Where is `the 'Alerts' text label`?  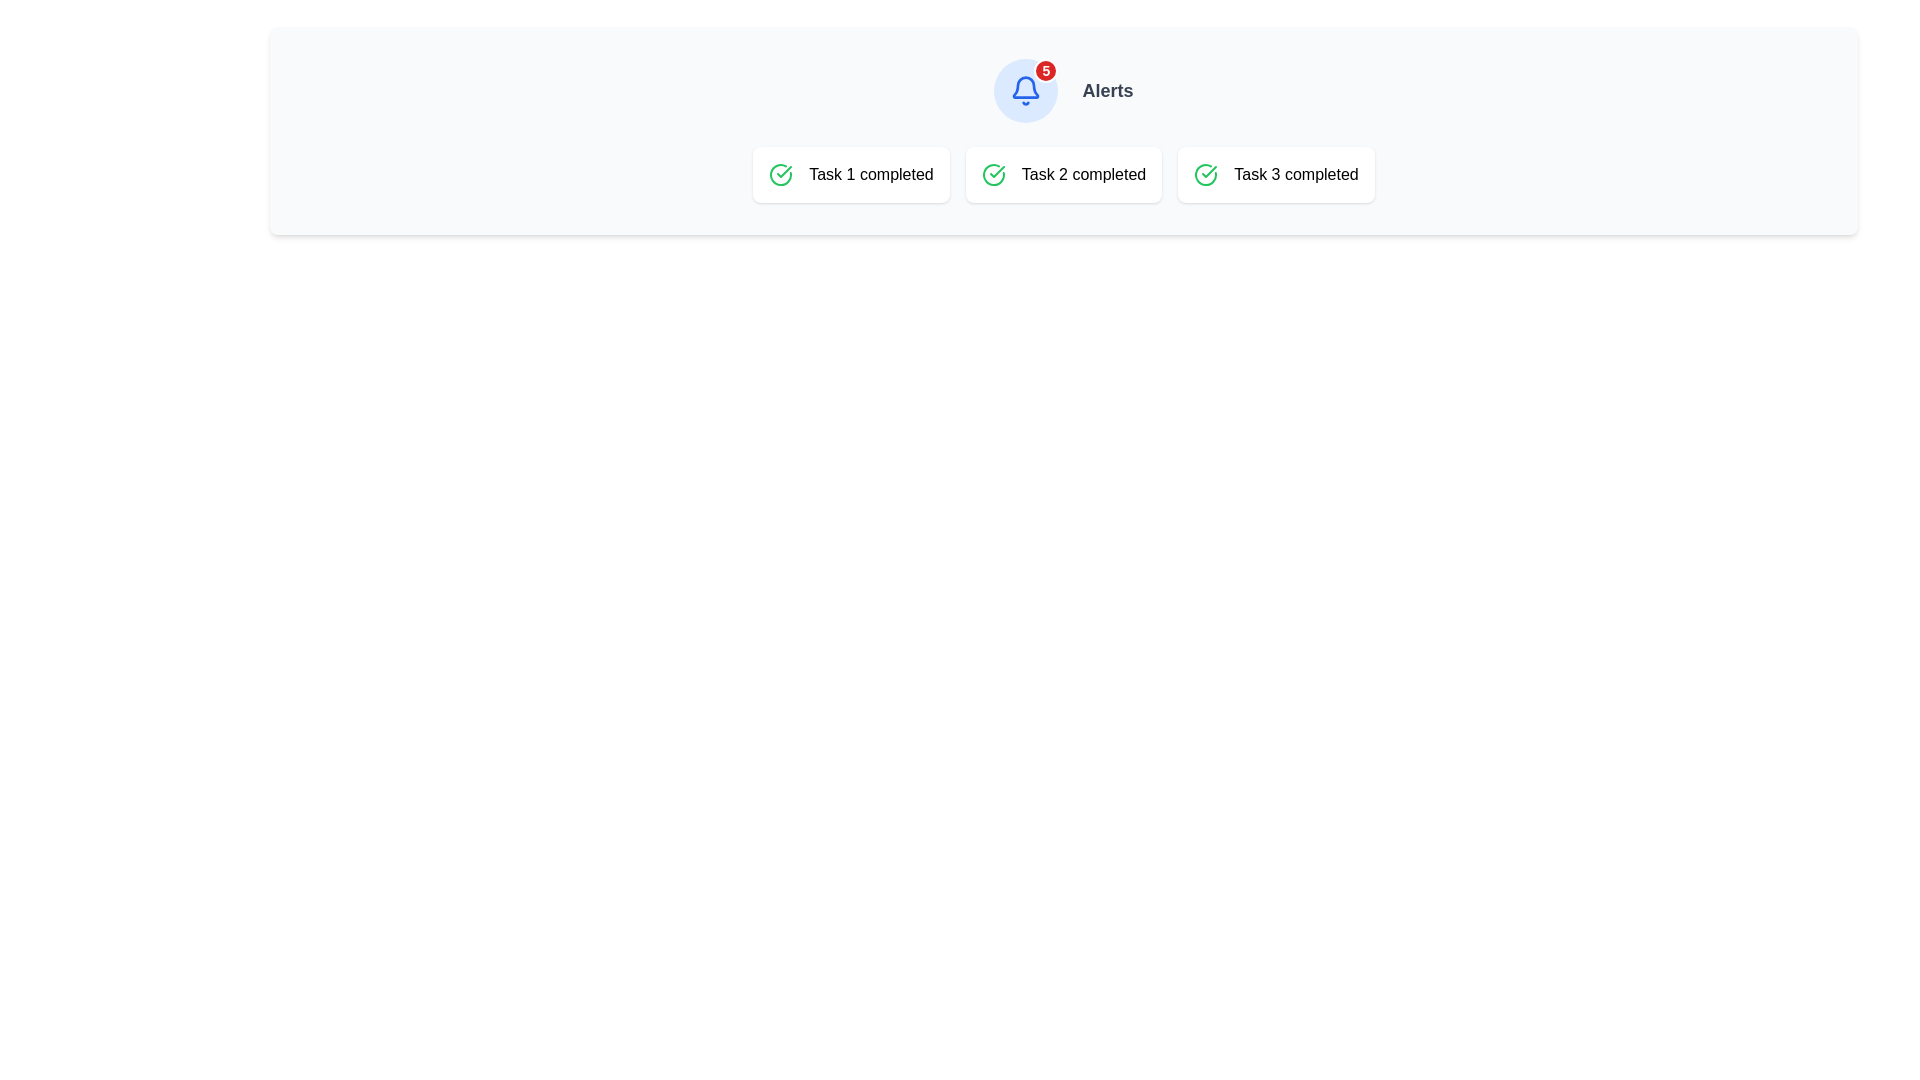
the 'Alerts' text label is located at coordinates (1107, 91).